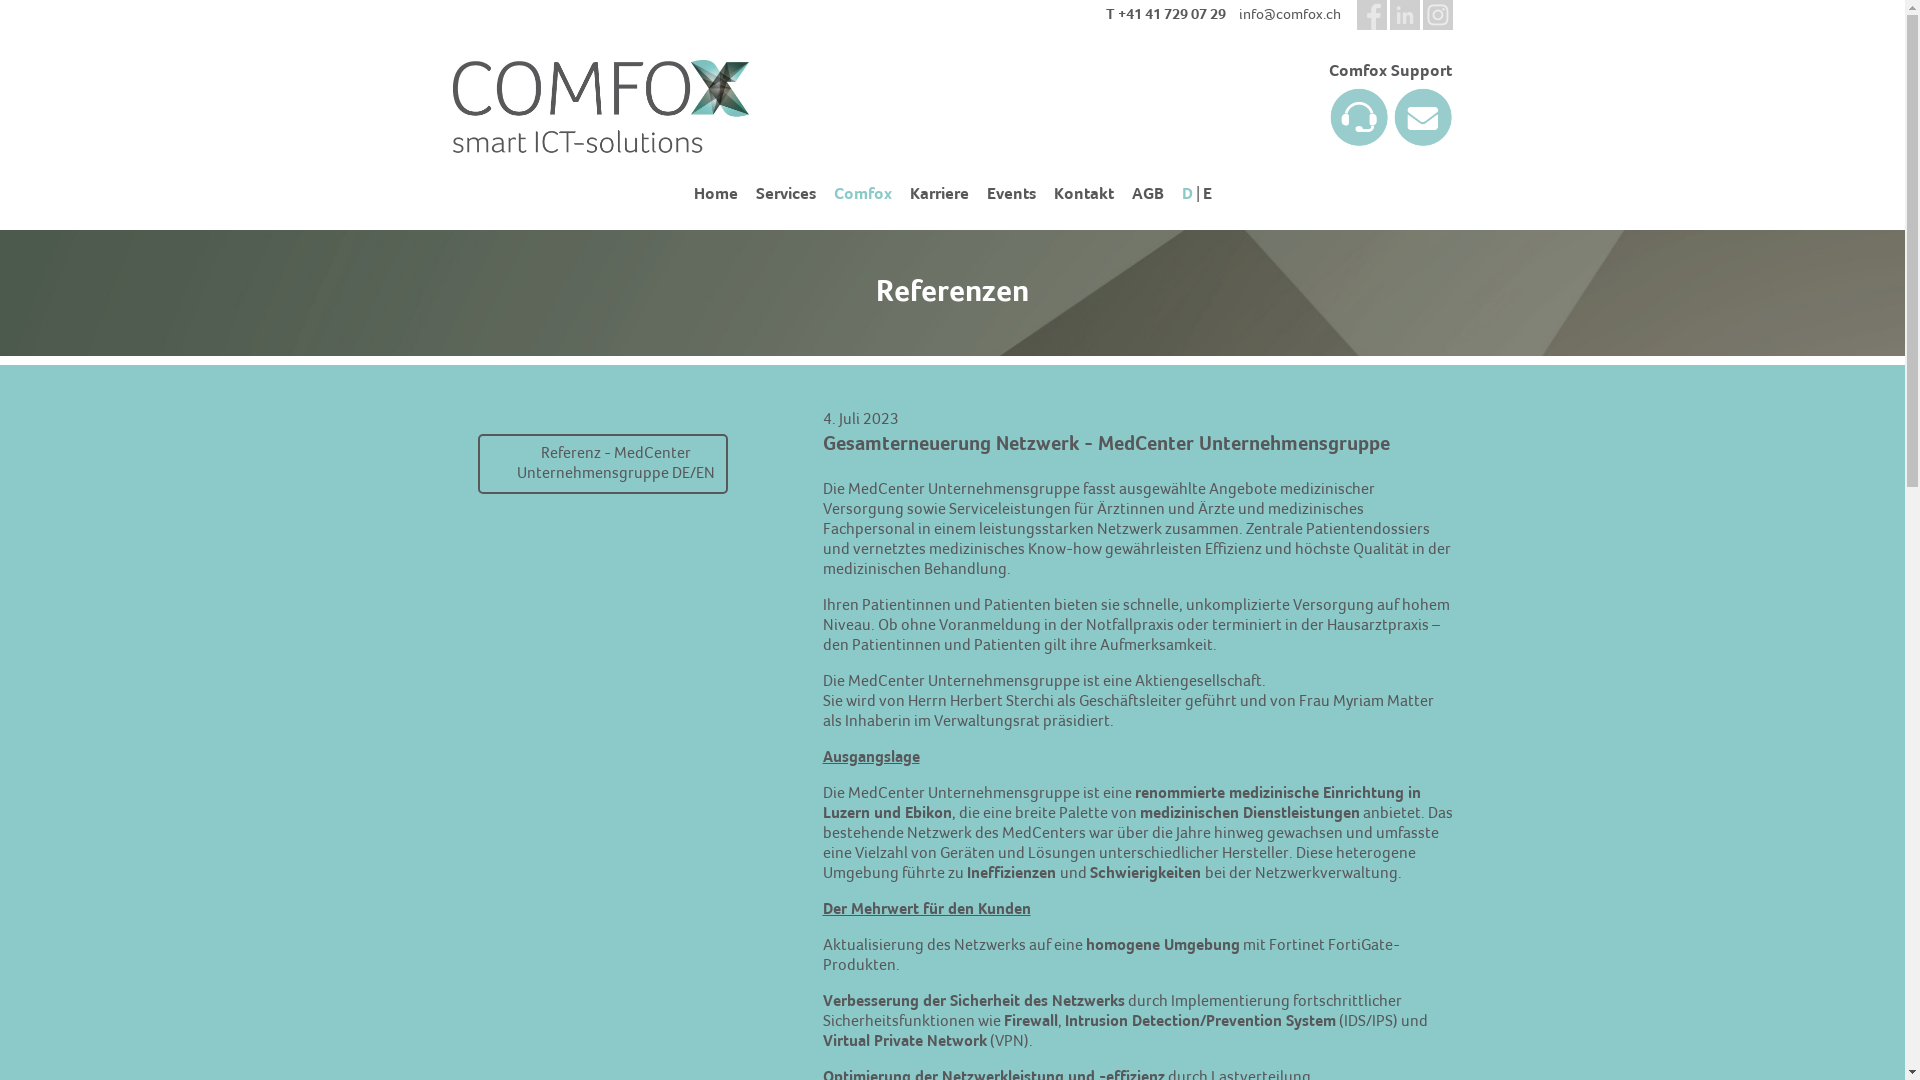 This screenshot has height=1080, width=1920. Describe the element at coordinates (785, 194) in the screenshot. I see `'Services'` at that location.